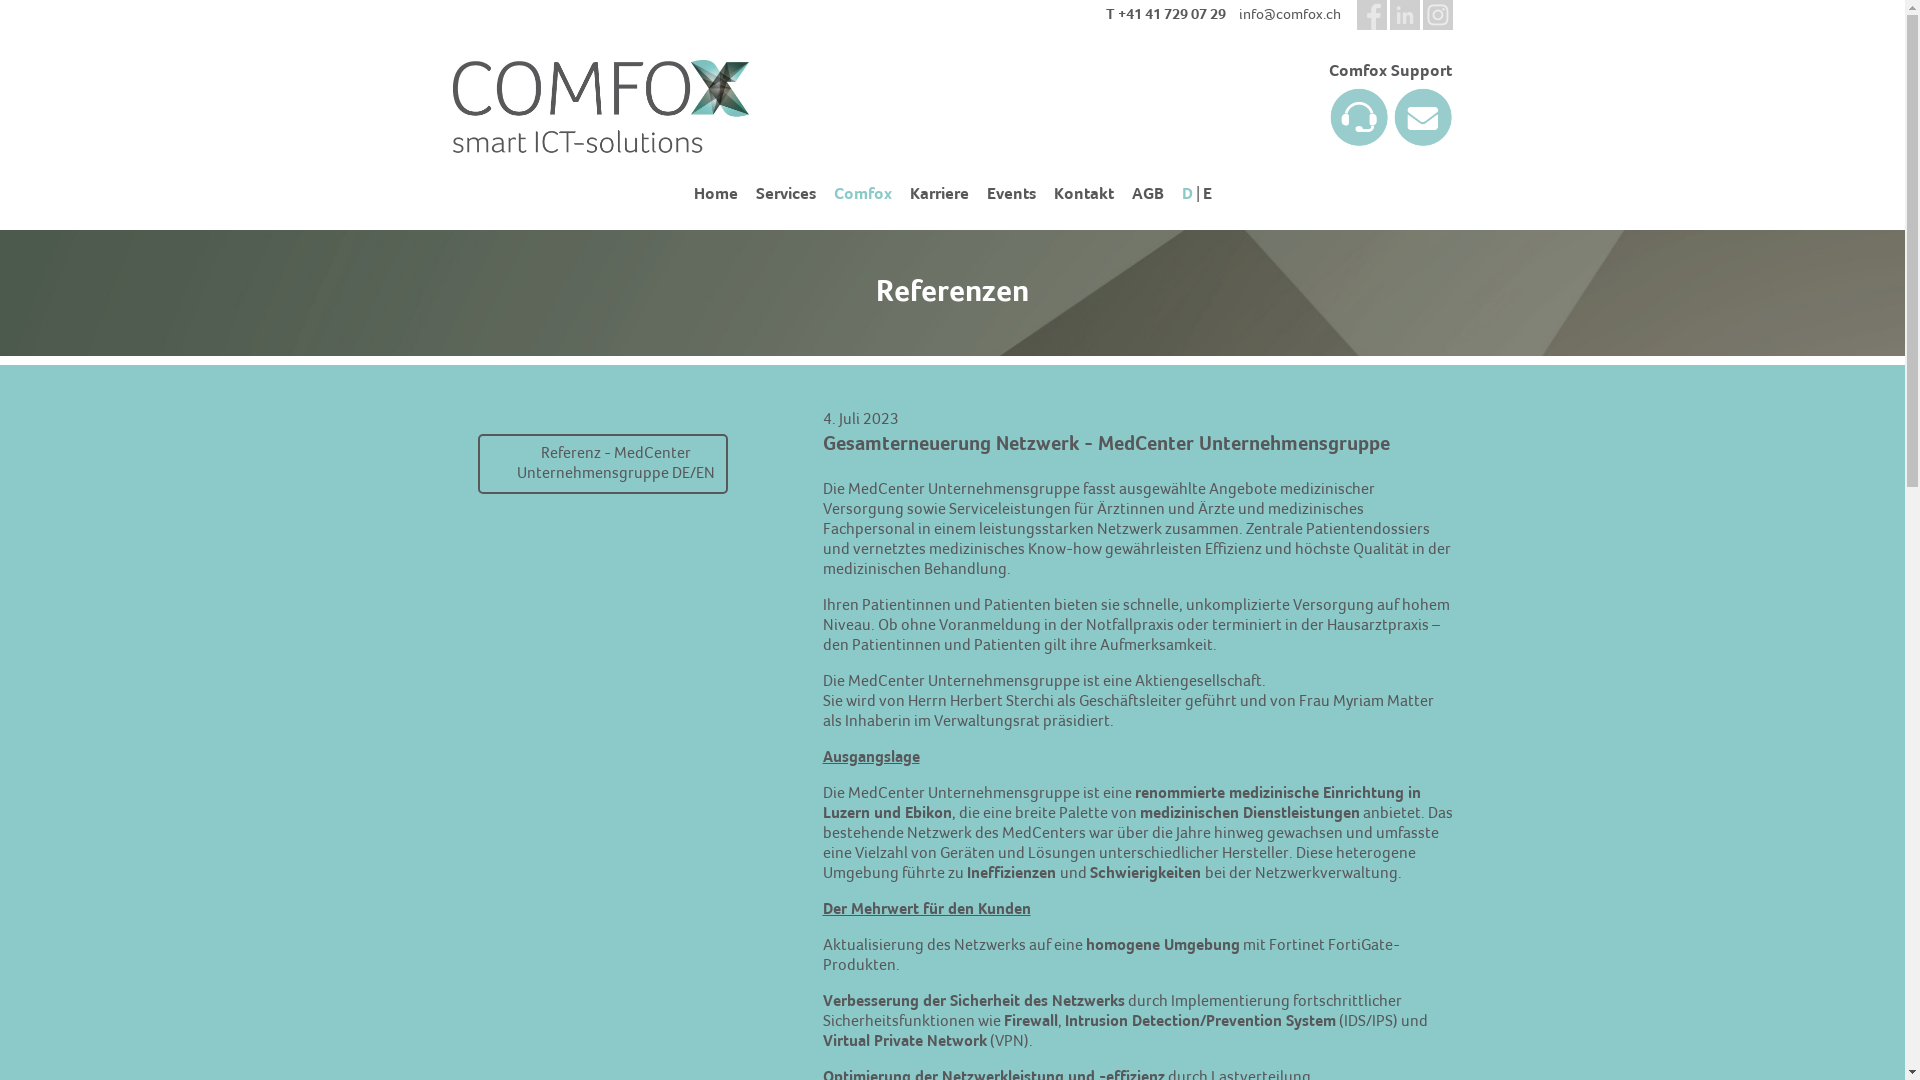 This screenshot has height=1080, width=1920. Describe the element at coordinates (785, 194) in the screenshot. I see `'Services'` at that location.